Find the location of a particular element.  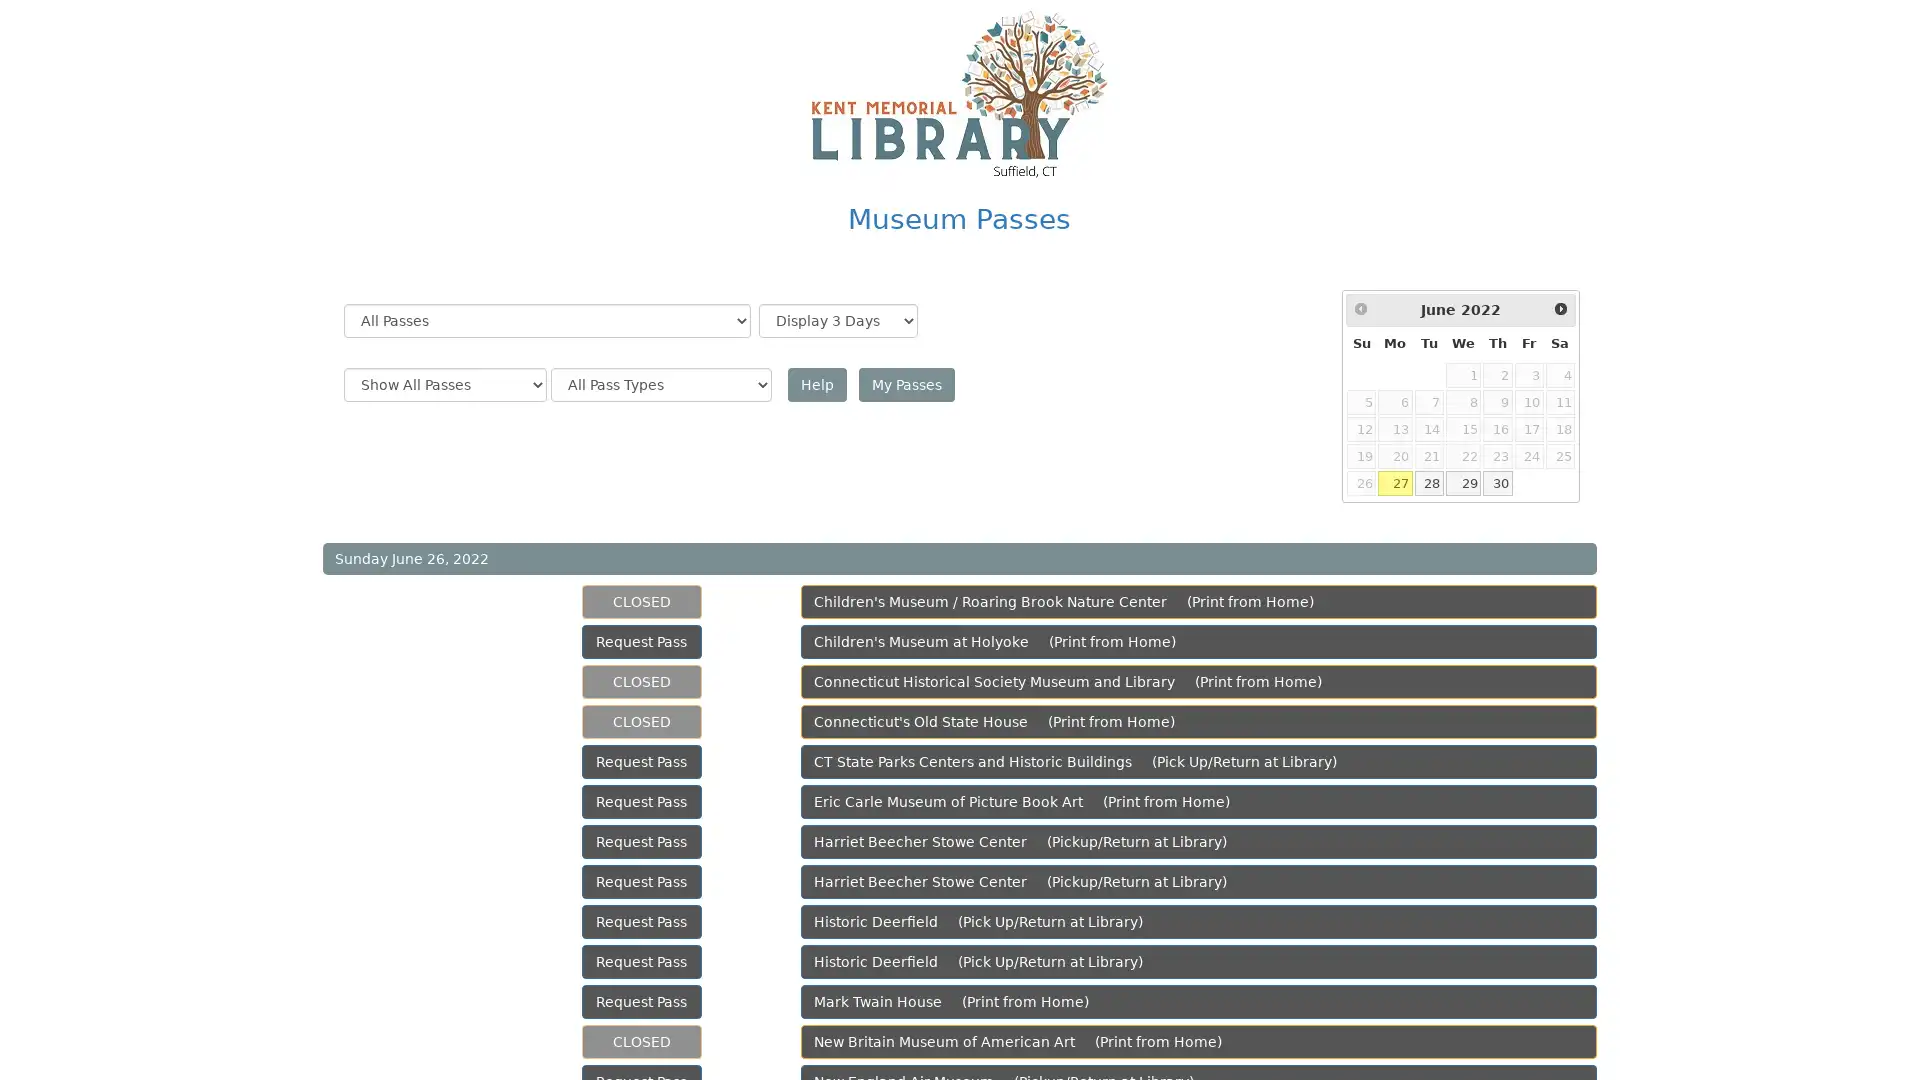

Eric Carle Museum of Picture Book Art     (Print from Home) is located at coordinates (1198, 801).